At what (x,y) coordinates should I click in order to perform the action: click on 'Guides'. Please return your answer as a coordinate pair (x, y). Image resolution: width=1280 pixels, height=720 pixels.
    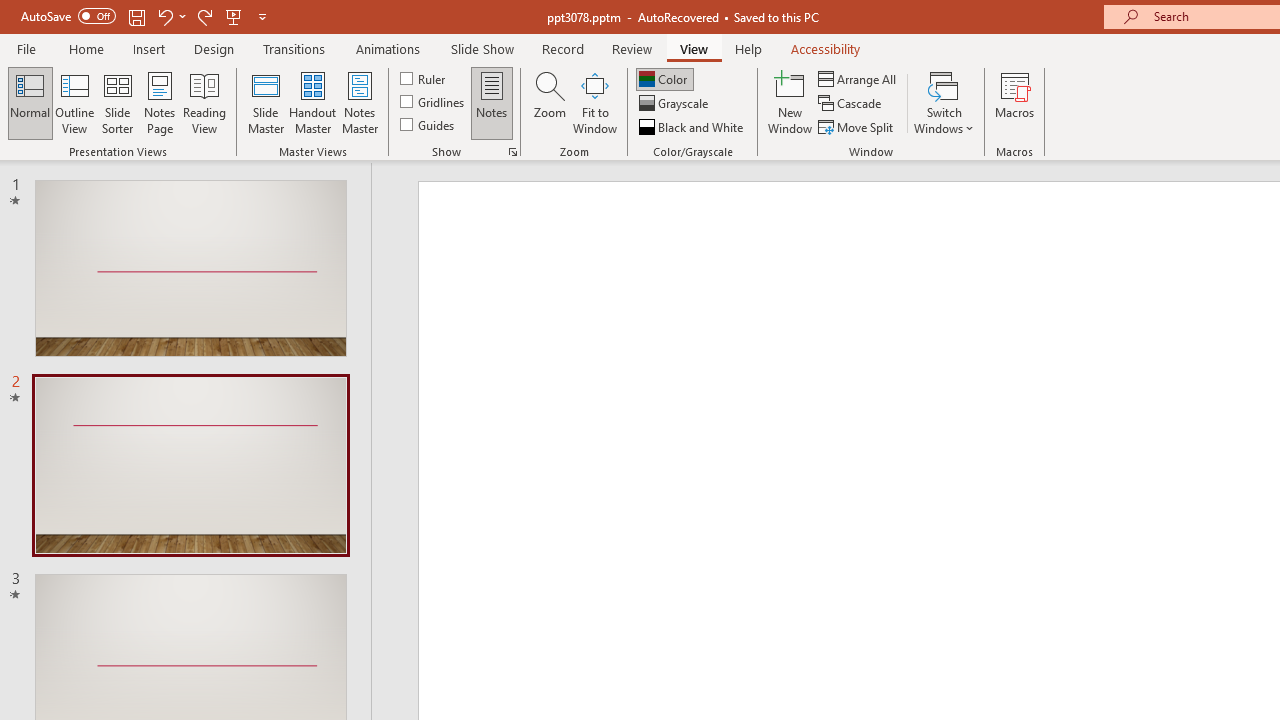
    Looking at the image, I should click on (427, 124).